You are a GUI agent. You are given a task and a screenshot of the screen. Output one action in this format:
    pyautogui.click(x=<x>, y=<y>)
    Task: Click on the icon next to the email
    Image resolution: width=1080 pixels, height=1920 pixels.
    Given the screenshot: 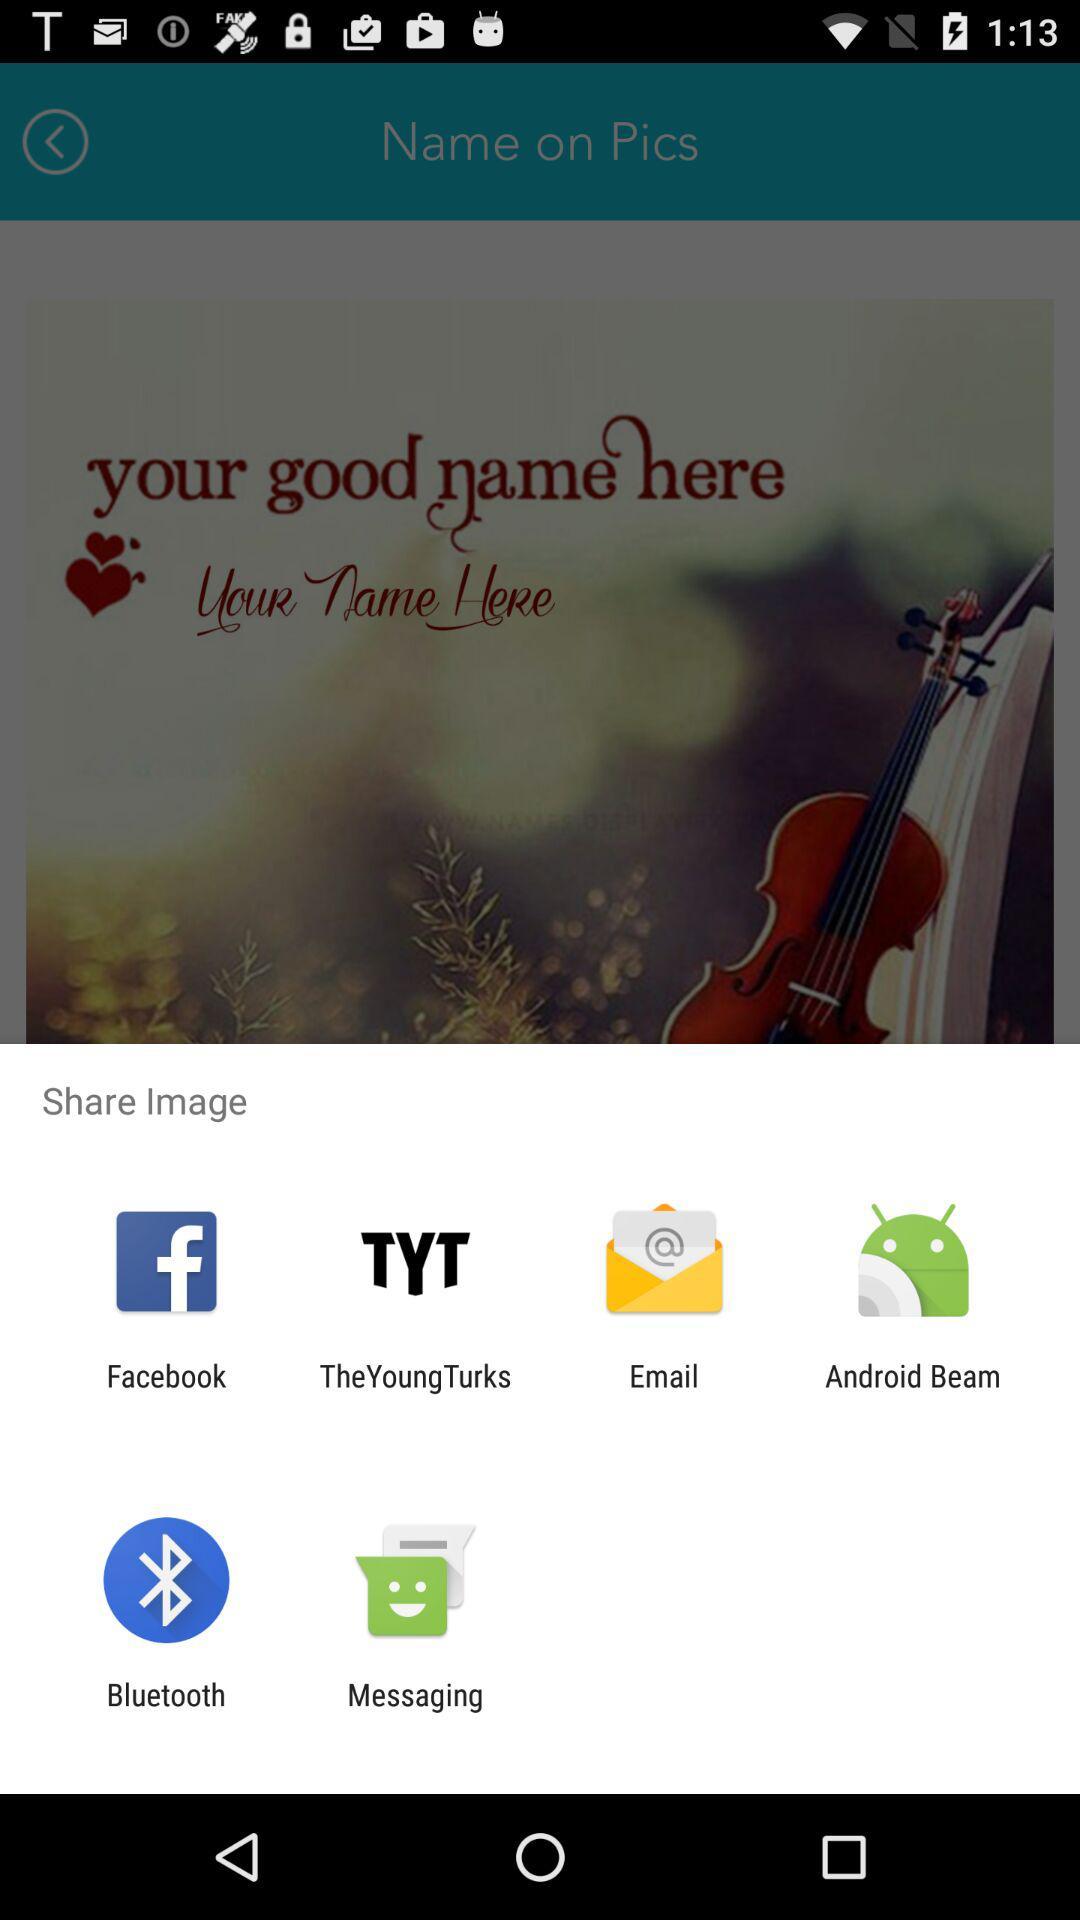 What is the action you would take?
    pyautogui.click(x=414, y=1392)
    